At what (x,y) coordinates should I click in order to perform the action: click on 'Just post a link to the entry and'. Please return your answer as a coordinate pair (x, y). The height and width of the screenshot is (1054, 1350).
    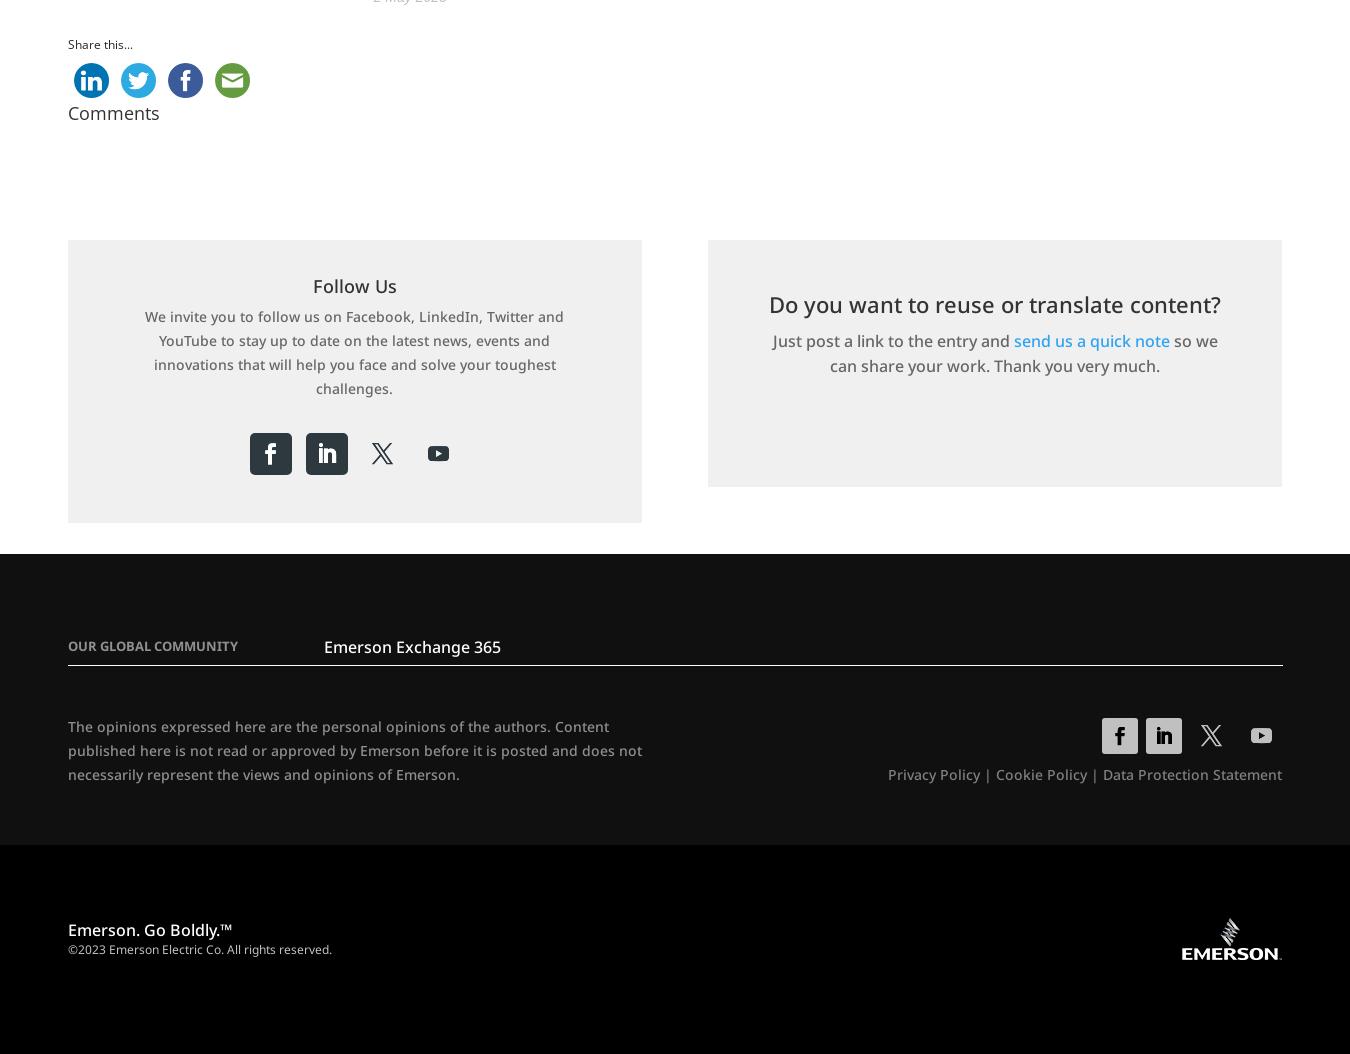
    Looking at the image, I should click on (892, 340).